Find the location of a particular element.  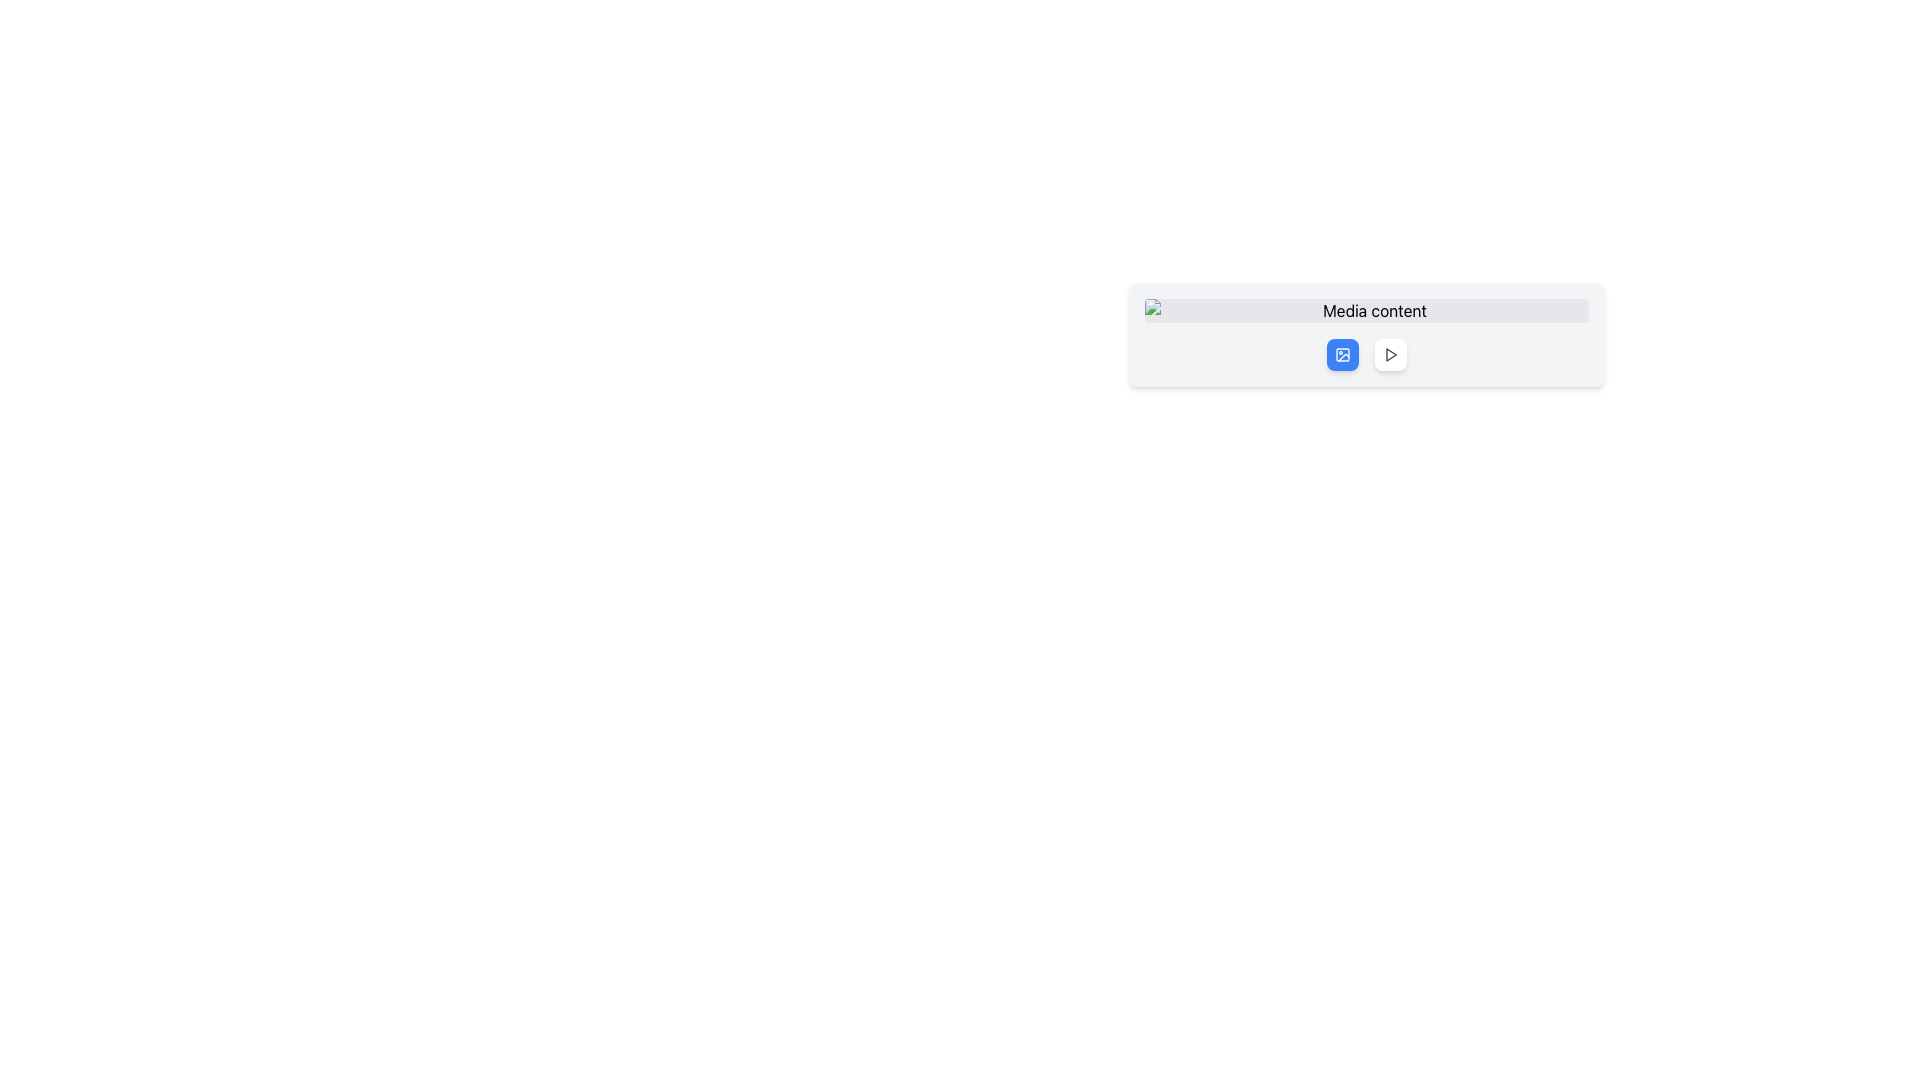

the Play Button located in the media control area under the label 'Media content' to initiate media playback is located at coordinates (1390, 353).